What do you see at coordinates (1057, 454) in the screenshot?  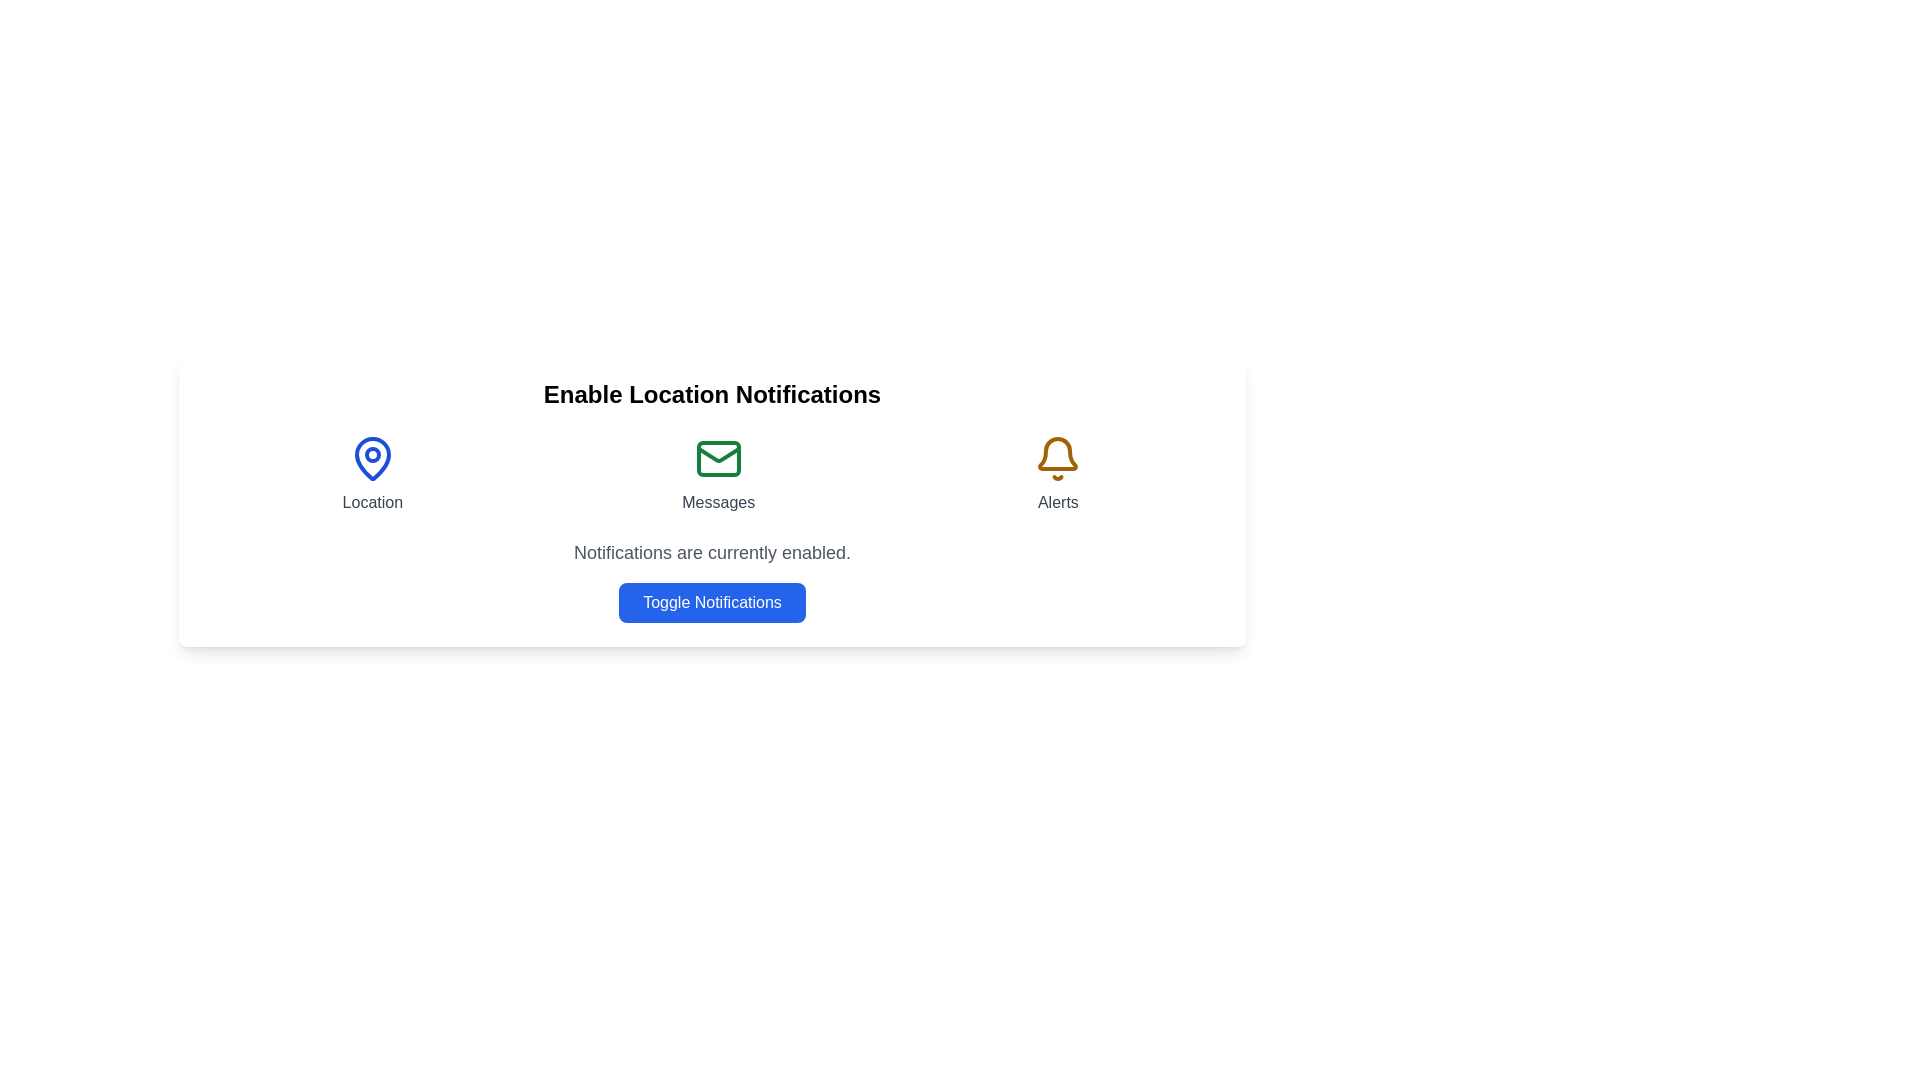 I see `the decorative vector shape resembling the lower part of the bell icon associated with the 'Alerts' label` at bounding box center [1057, 454].